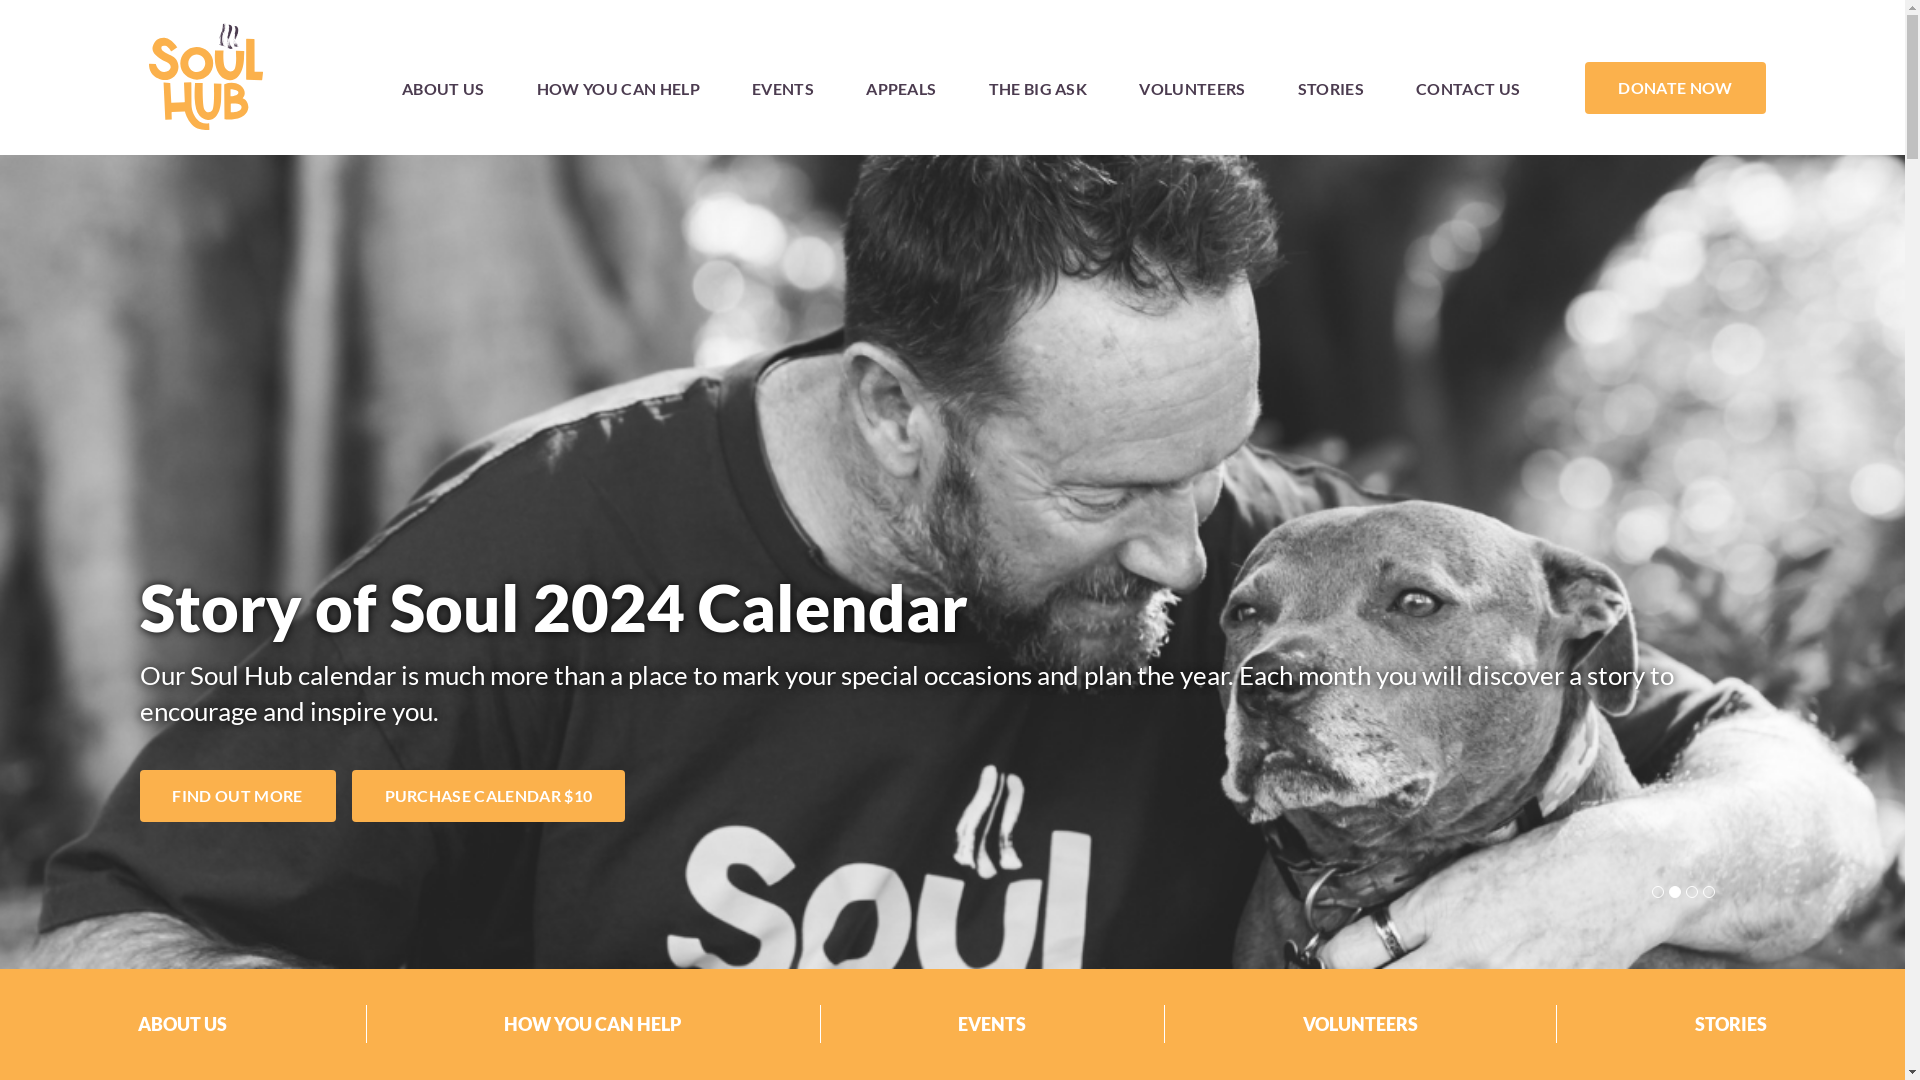 The image size is (1920, 1080). What do you see at coordinates (442, 86) in the screenshot?
I see `'ABOUT US'` at bounding box center [442, 86].